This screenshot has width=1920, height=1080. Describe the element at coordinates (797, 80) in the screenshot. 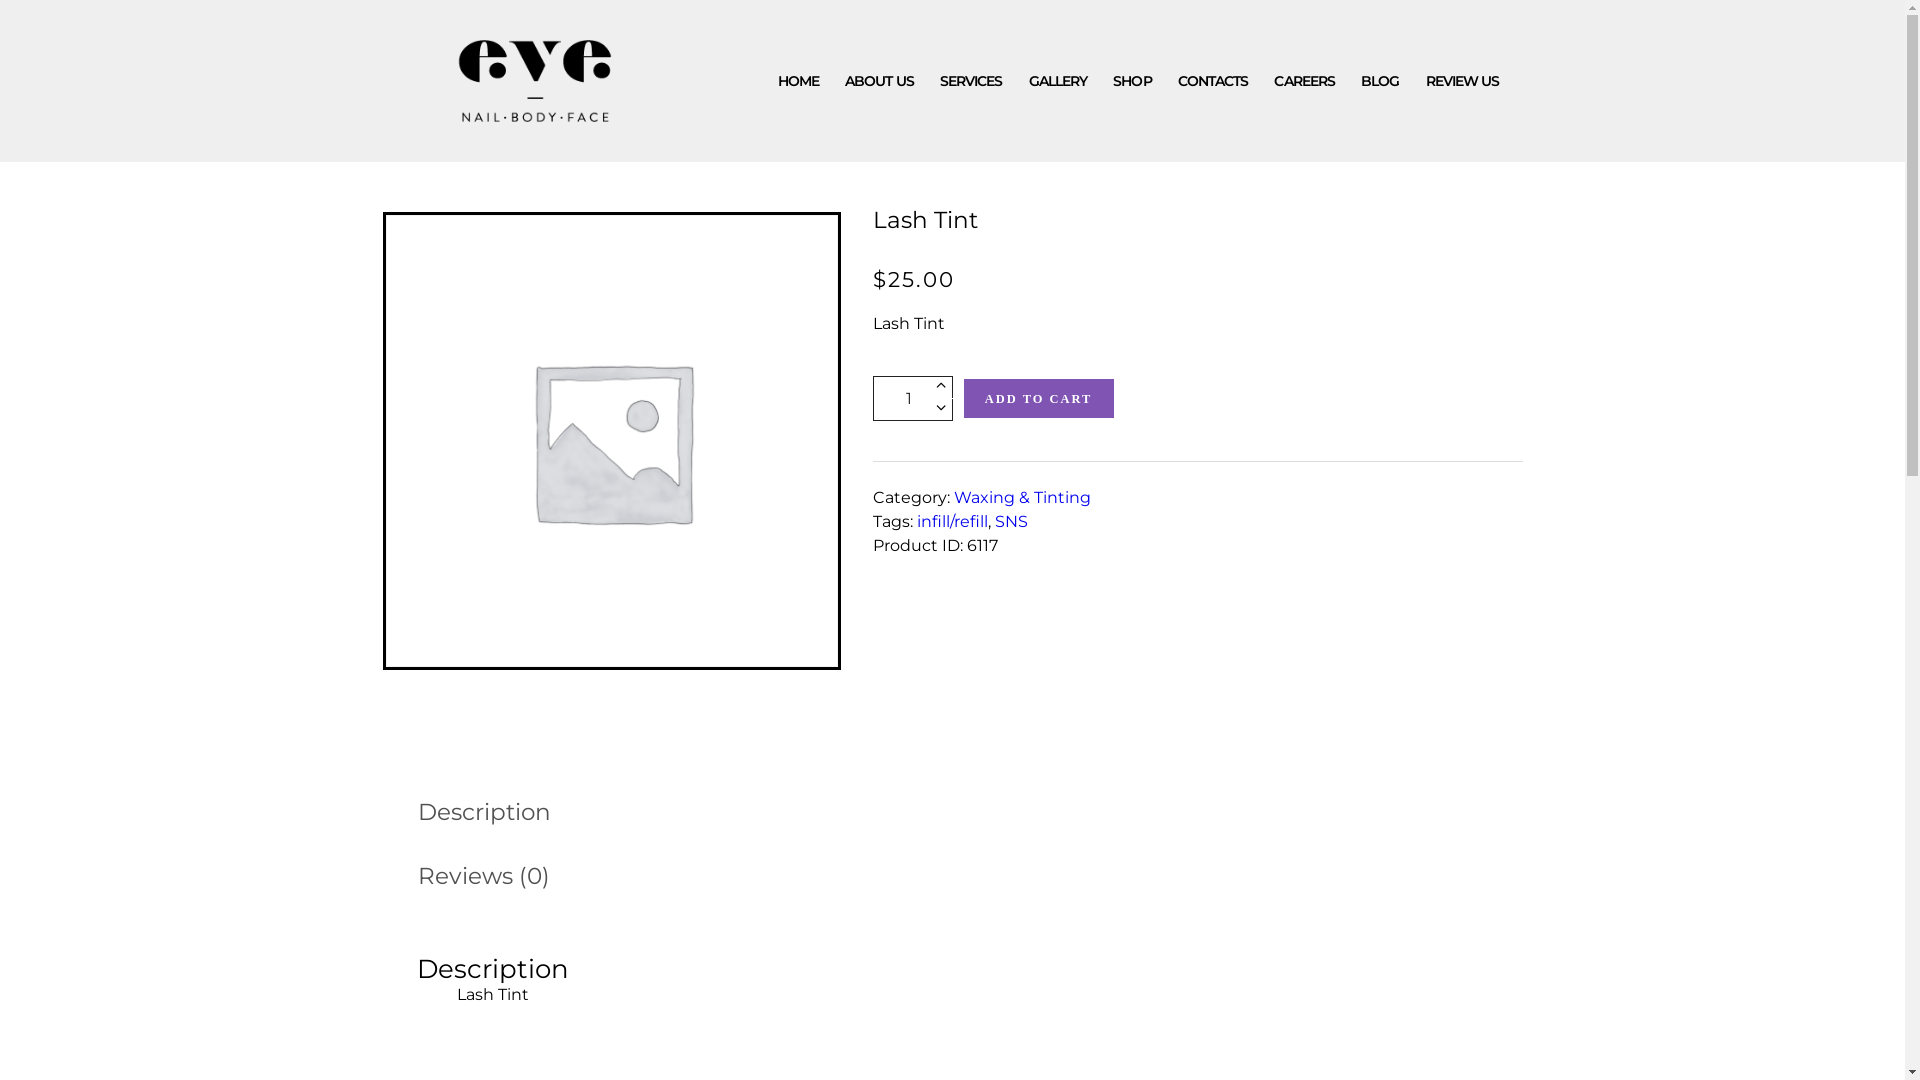

I see `'HOME'` at that location.